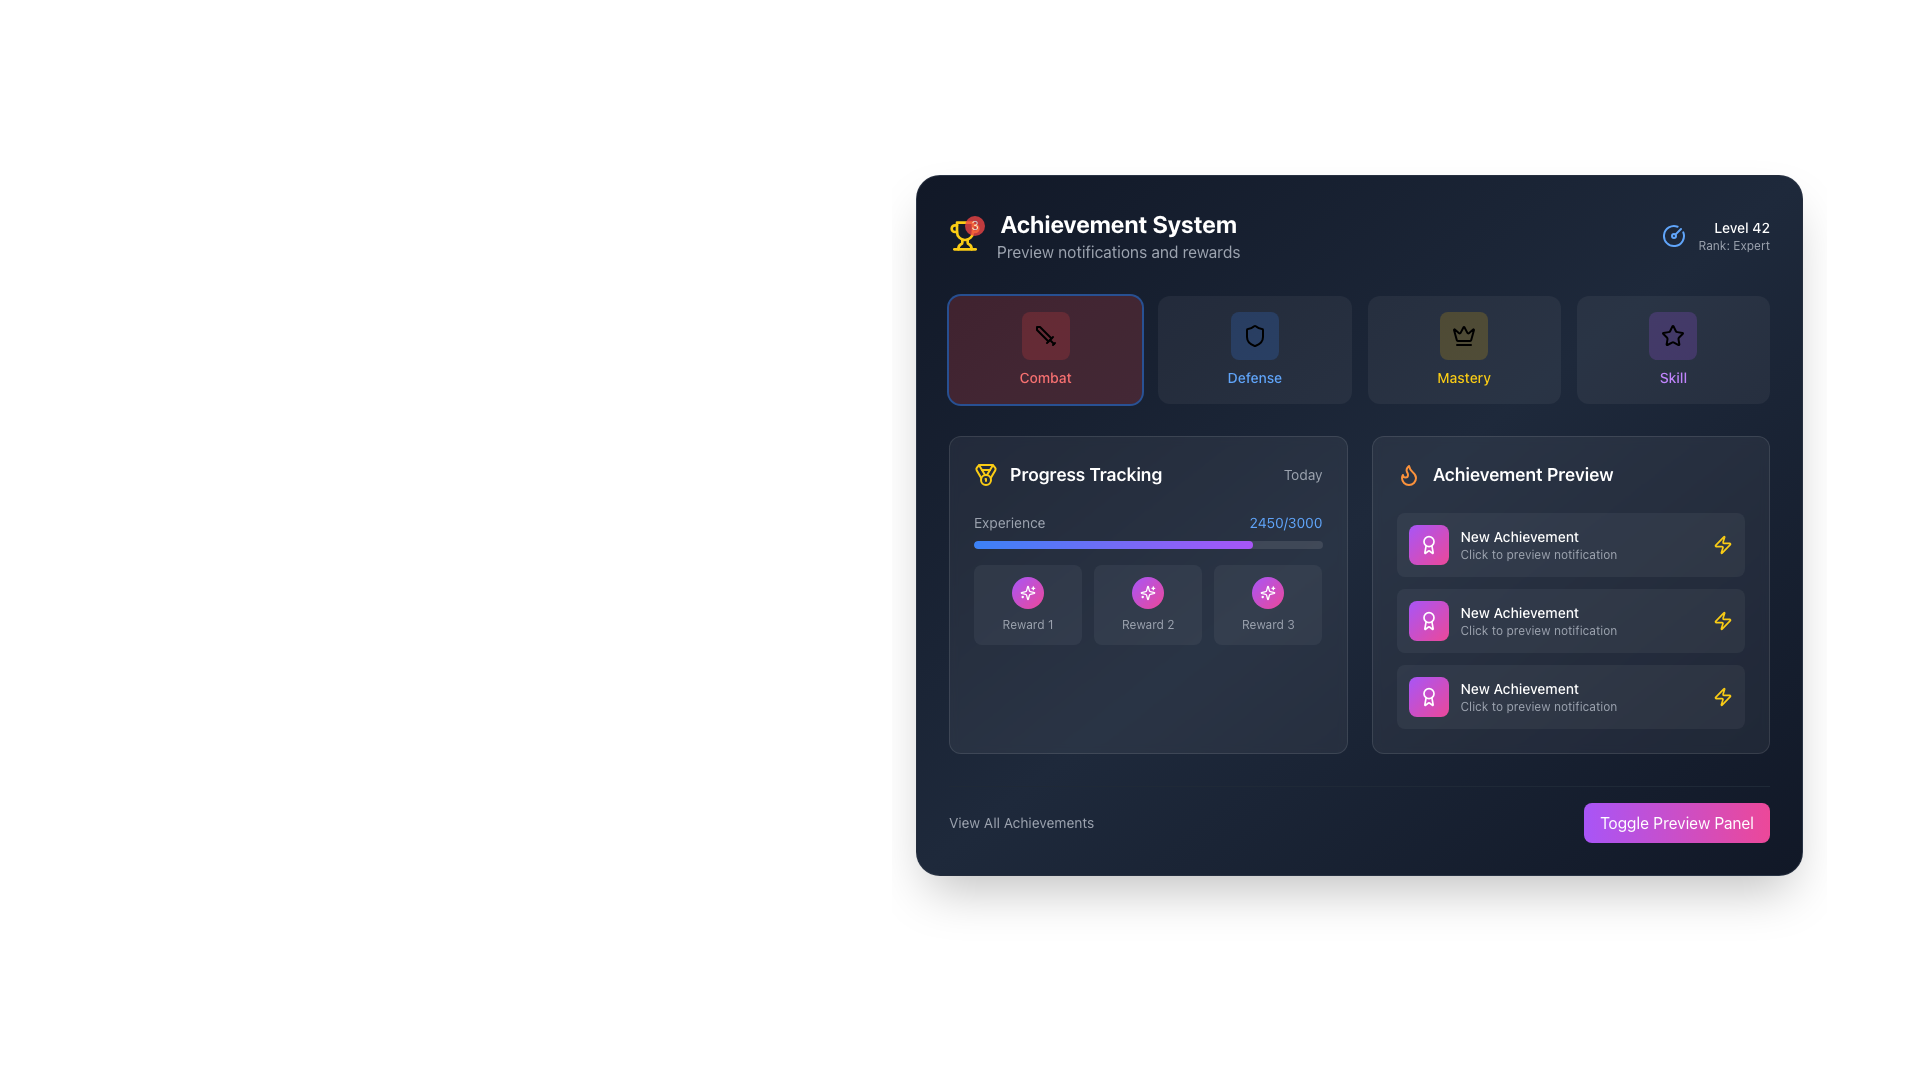  What do you see at coordinates (1112, 544) in the screenshot?
I see `the leftmost segment of the 'Experience' progress bar within the 'Progress Tracking' section, which indicates the user's progress towards a goal` at bounding box center [1112, 544].